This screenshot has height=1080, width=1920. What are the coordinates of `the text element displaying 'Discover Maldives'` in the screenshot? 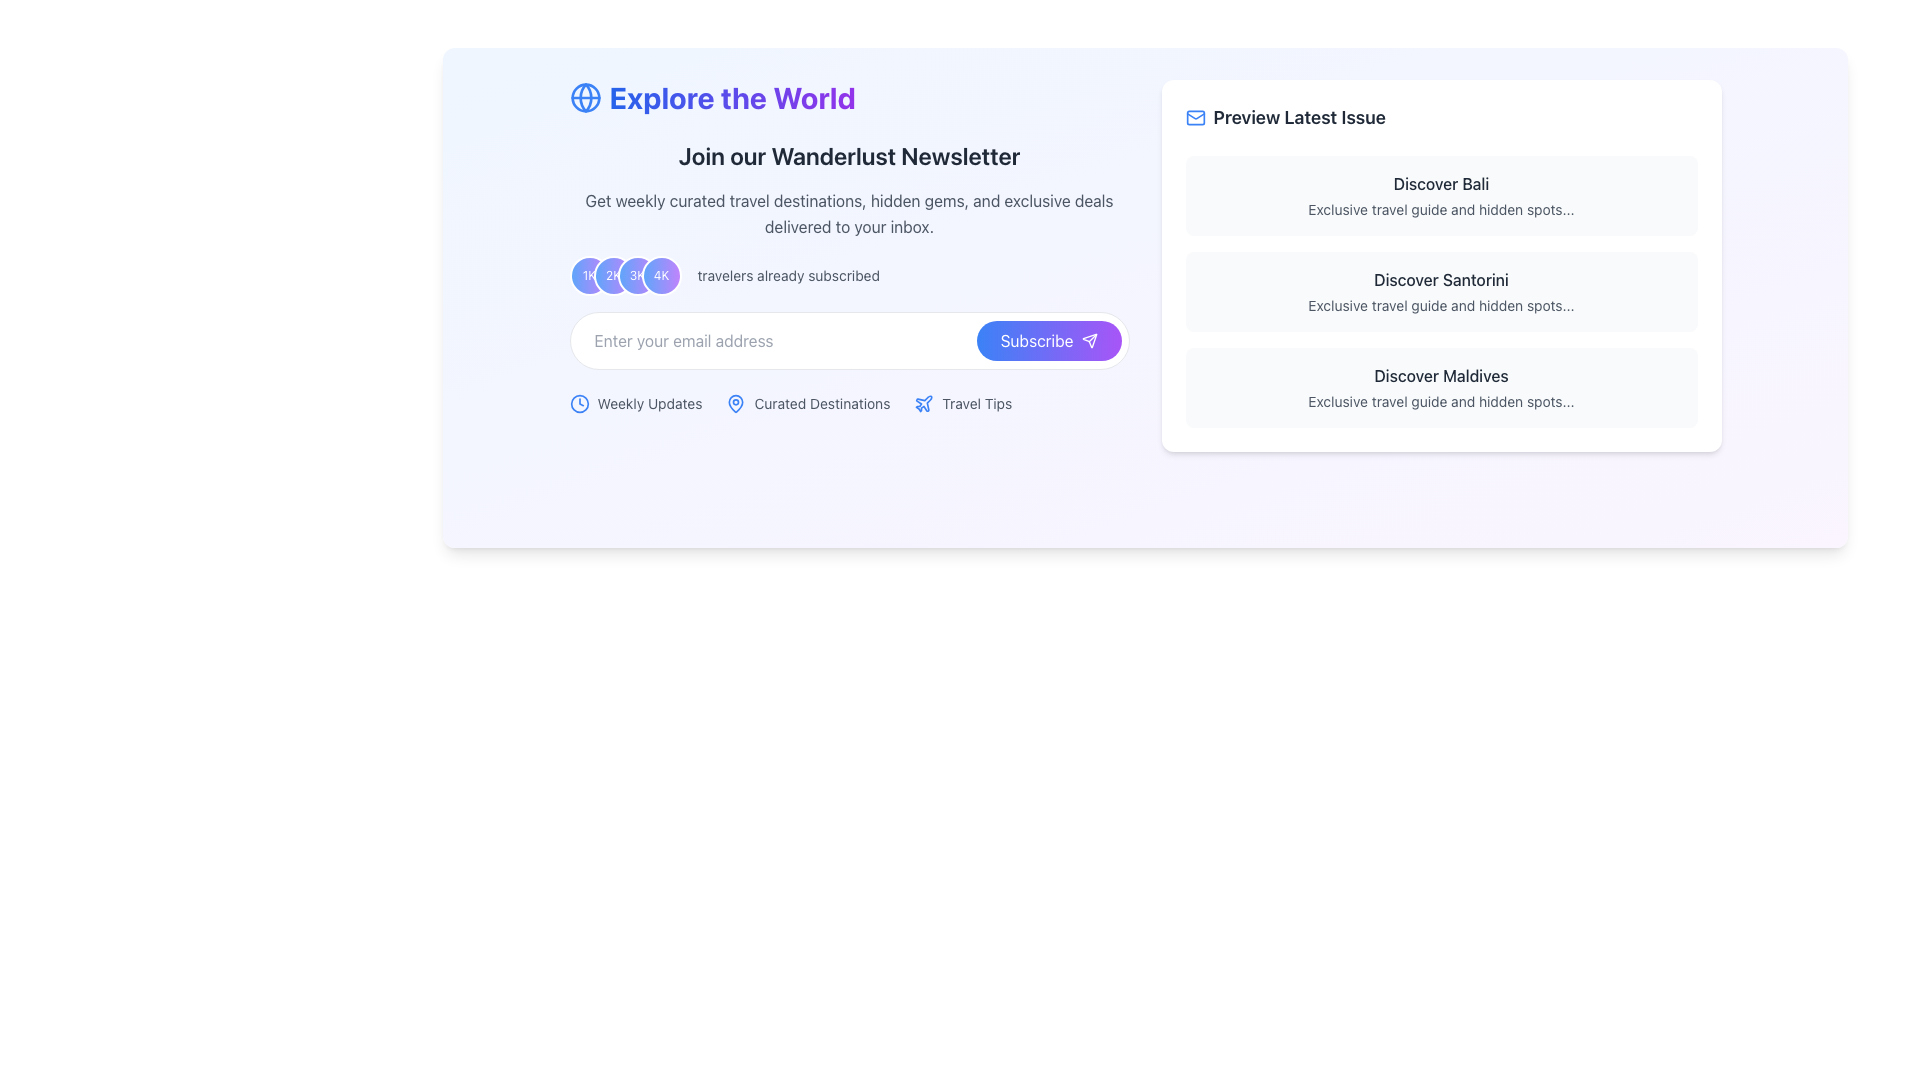 It's located at (1441, 375).